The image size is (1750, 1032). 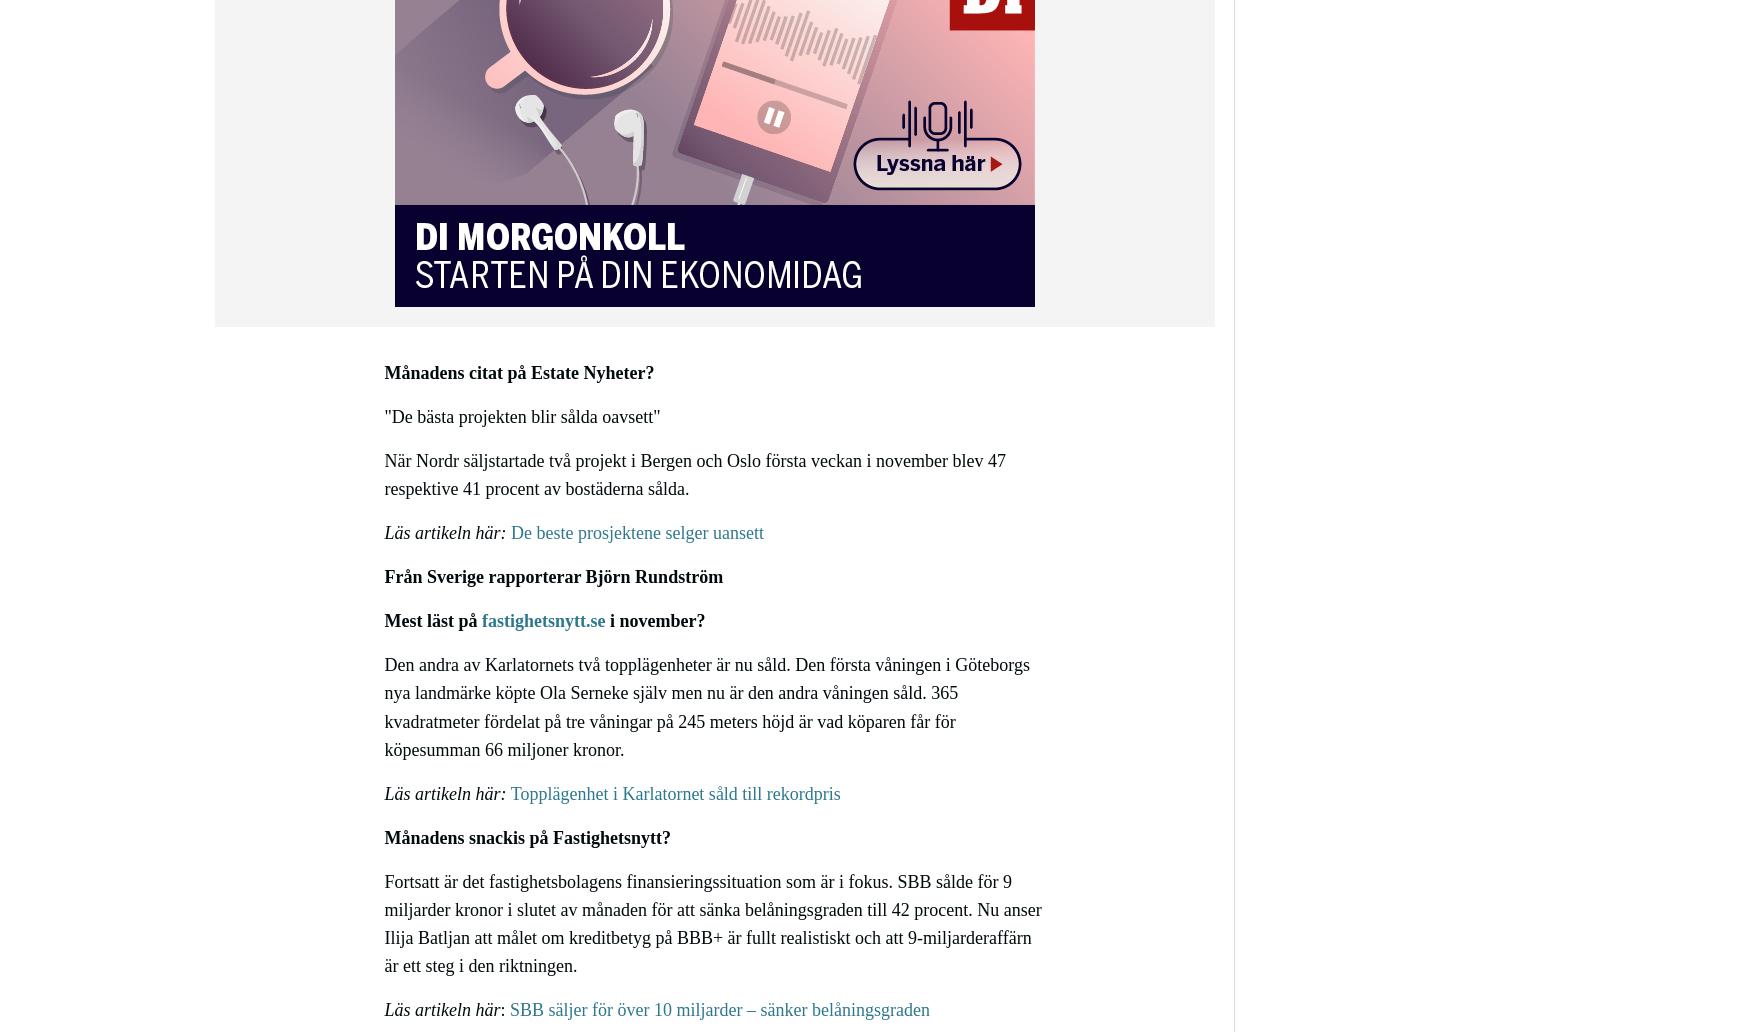 I want to click on 'fastighetsnytt.se', so click(x=542, y=620).